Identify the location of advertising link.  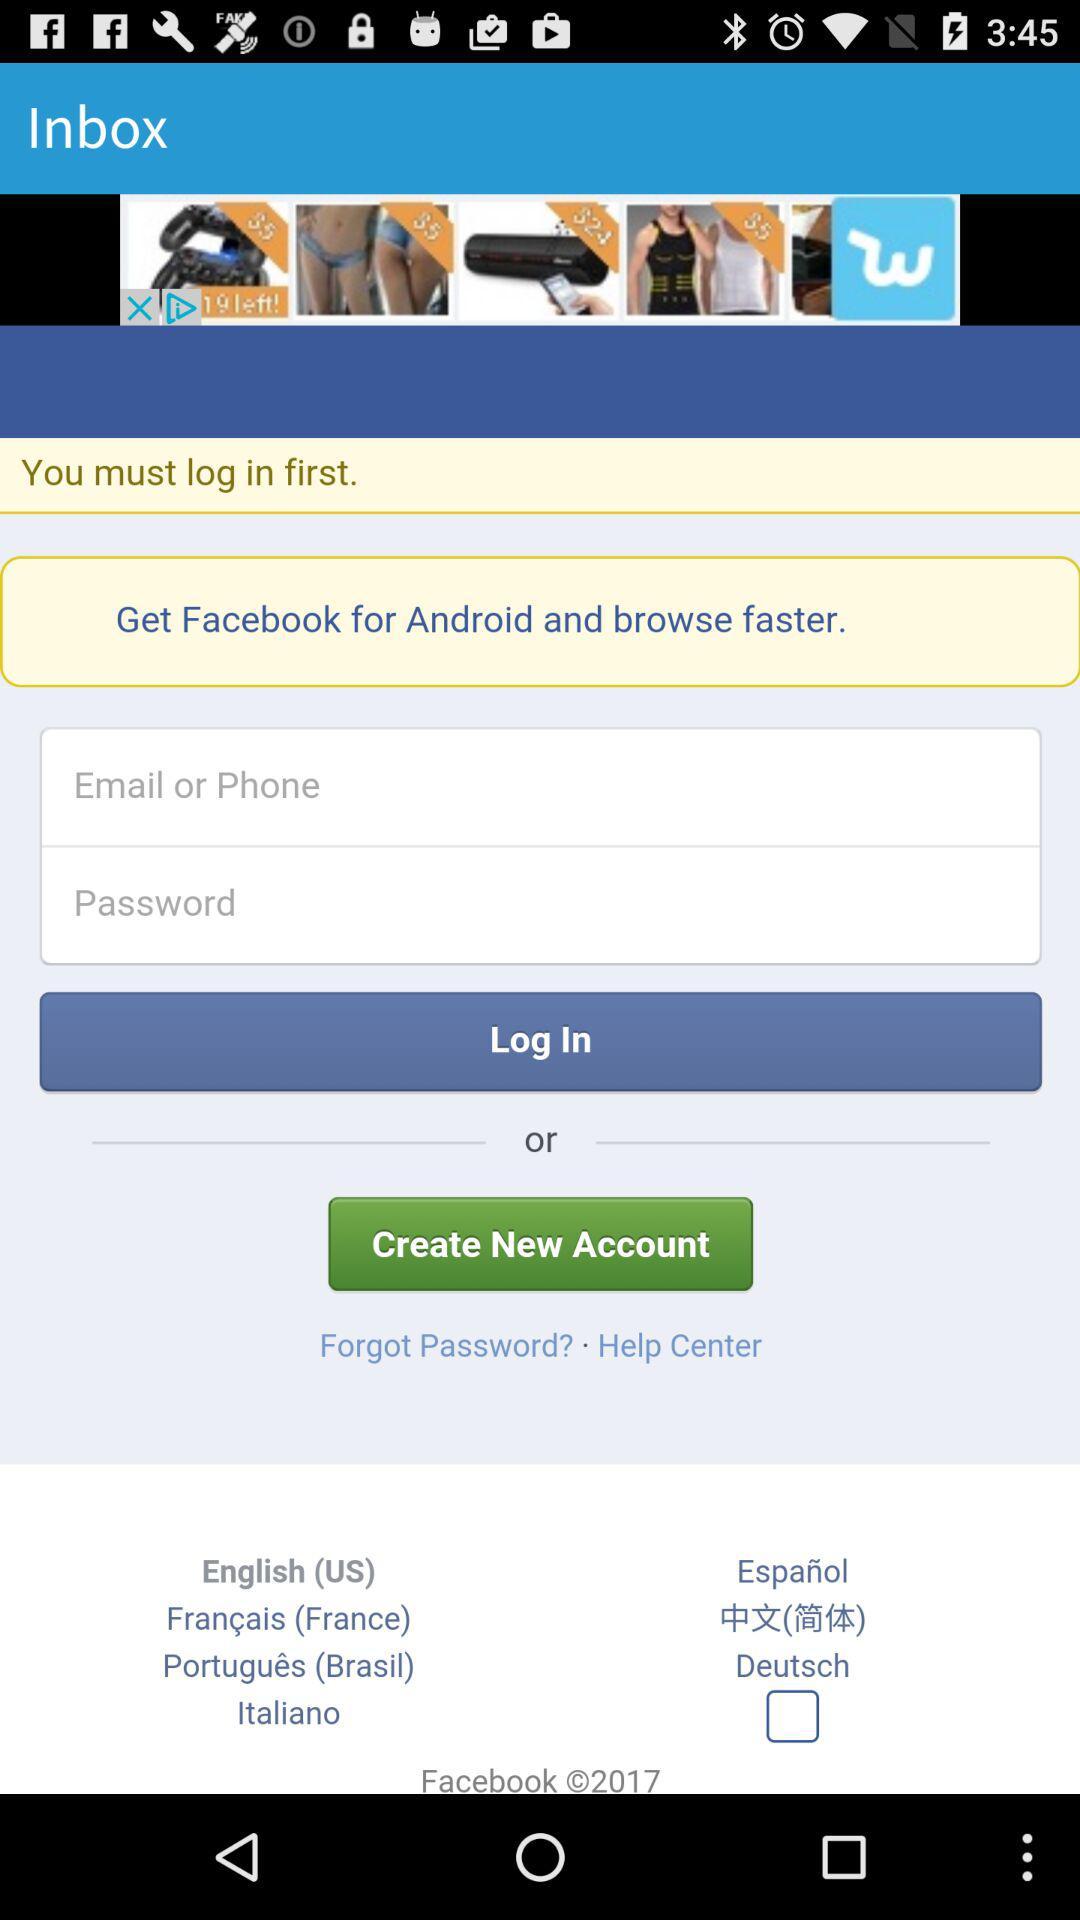
(540, 258).